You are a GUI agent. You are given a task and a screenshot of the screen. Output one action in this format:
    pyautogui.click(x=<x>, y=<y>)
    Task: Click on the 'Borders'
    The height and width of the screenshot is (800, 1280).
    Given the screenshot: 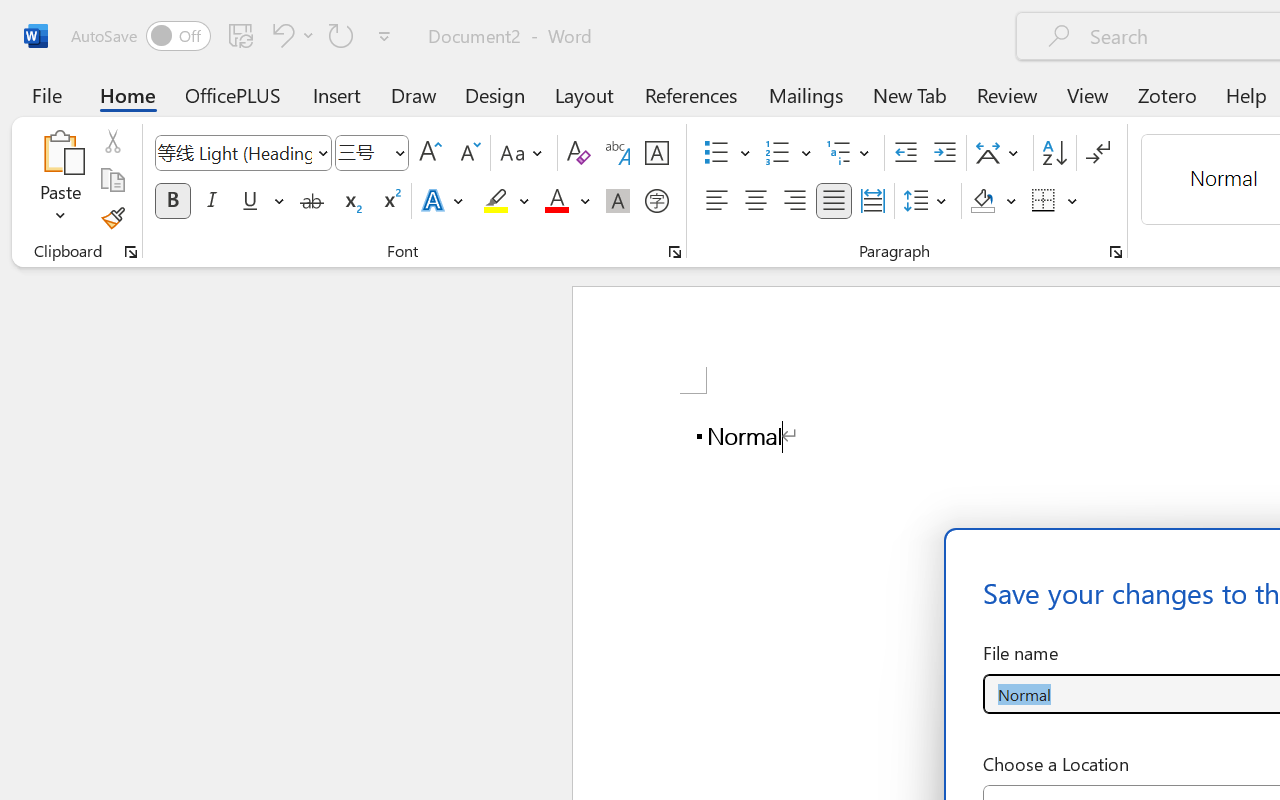 What is the action you would take?
    pyautogui.click(x=1043, y=201)
    